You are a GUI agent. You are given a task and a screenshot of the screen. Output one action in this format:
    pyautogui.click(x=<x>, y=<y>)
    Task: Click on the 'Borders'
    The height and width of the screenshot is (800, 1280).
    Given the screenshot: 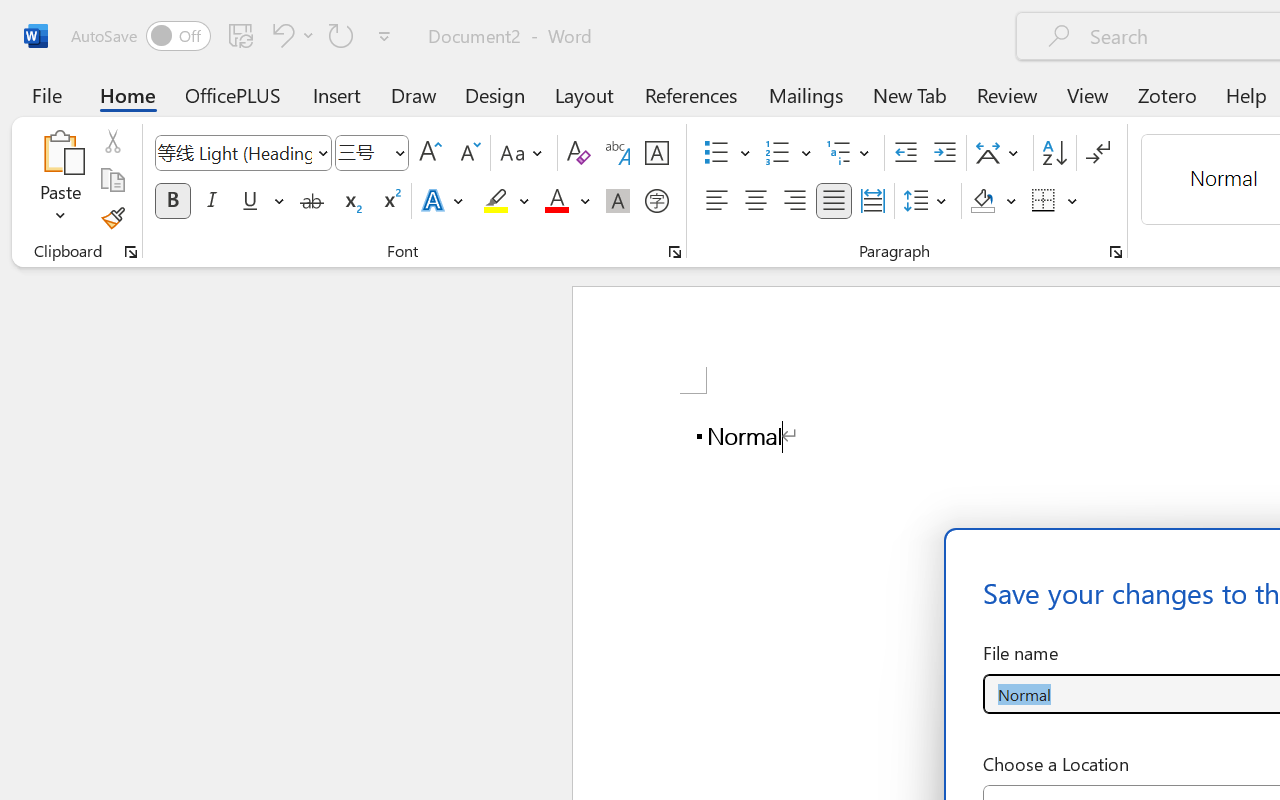 What is the action you would take?
    pyautogui.click(x=1043, y=201)
    